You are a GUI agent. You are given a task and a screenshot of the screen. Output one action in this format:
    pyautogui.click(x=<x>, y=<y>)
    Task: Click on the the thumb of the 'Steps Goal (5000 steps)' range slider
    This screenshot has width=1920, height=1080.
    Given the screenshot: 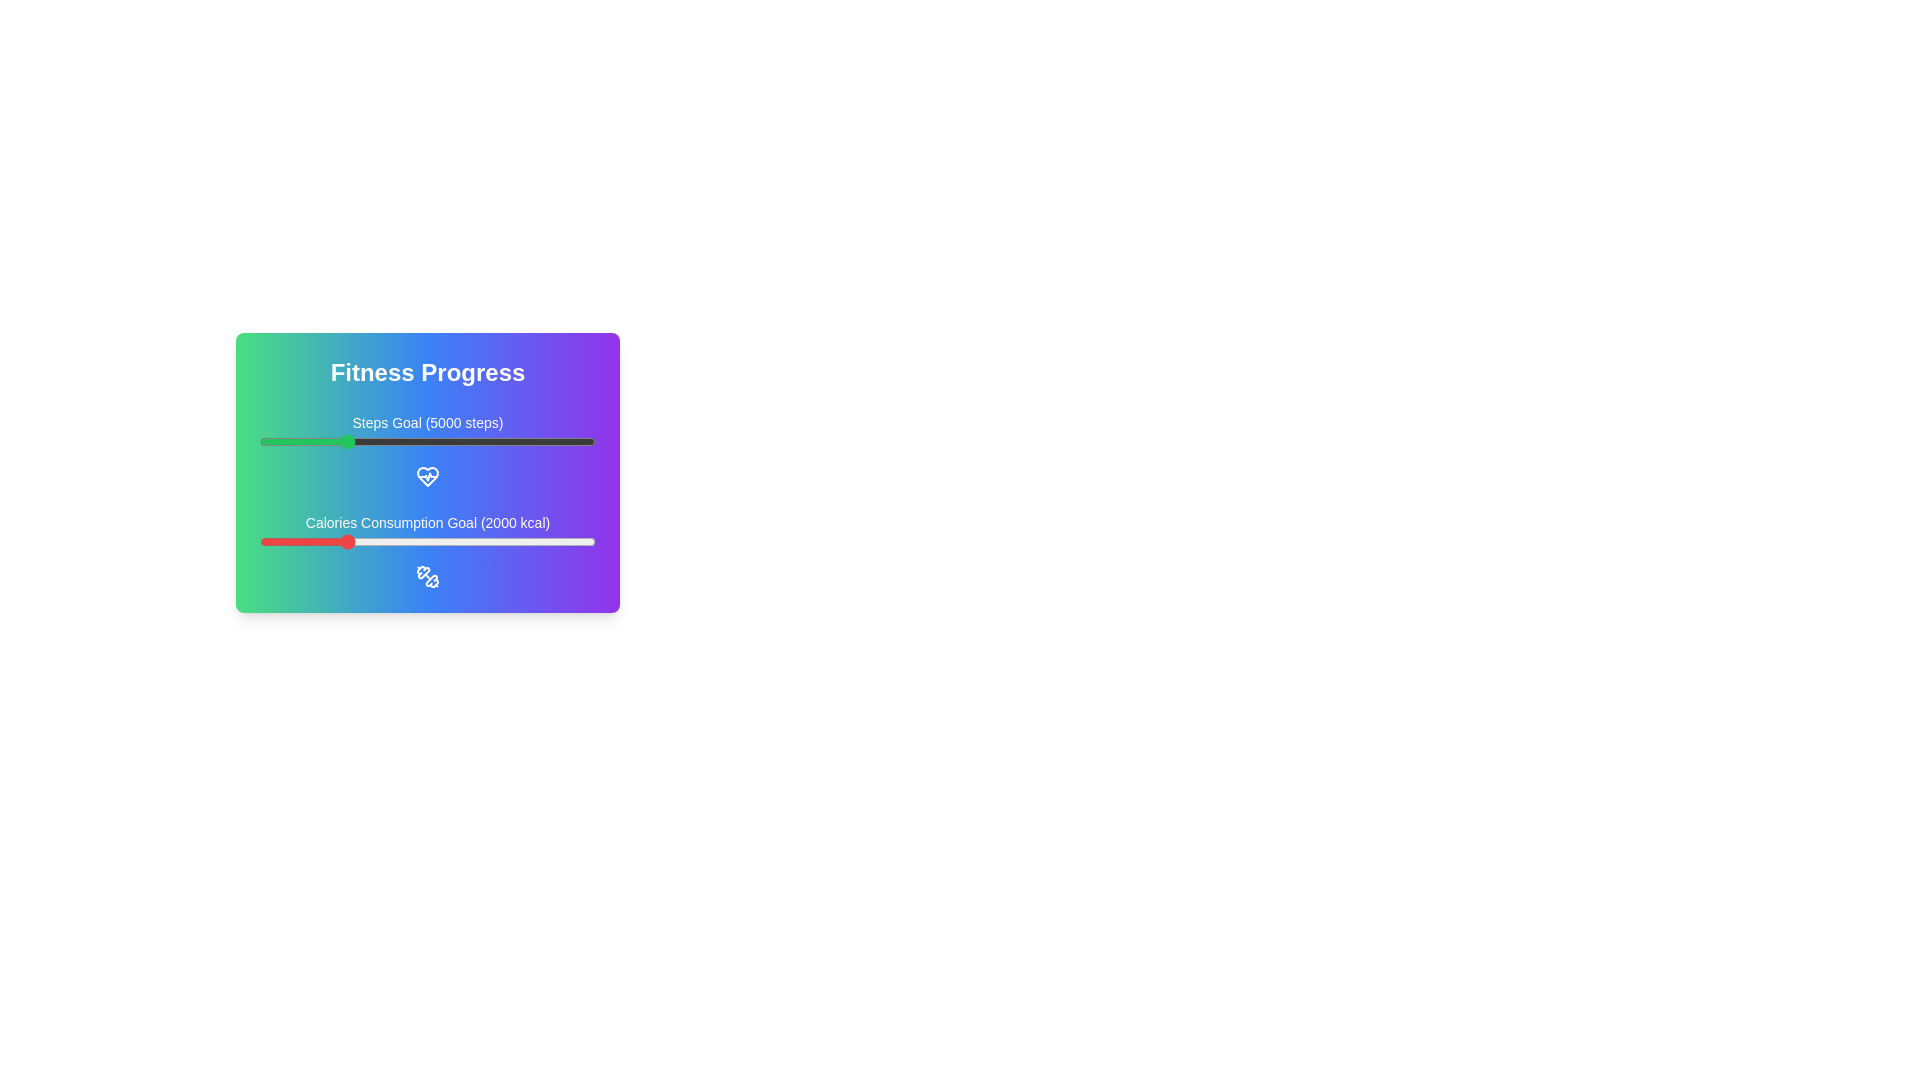 What is the action you would take?
    pyautogui.click(x=426, y=451)
    